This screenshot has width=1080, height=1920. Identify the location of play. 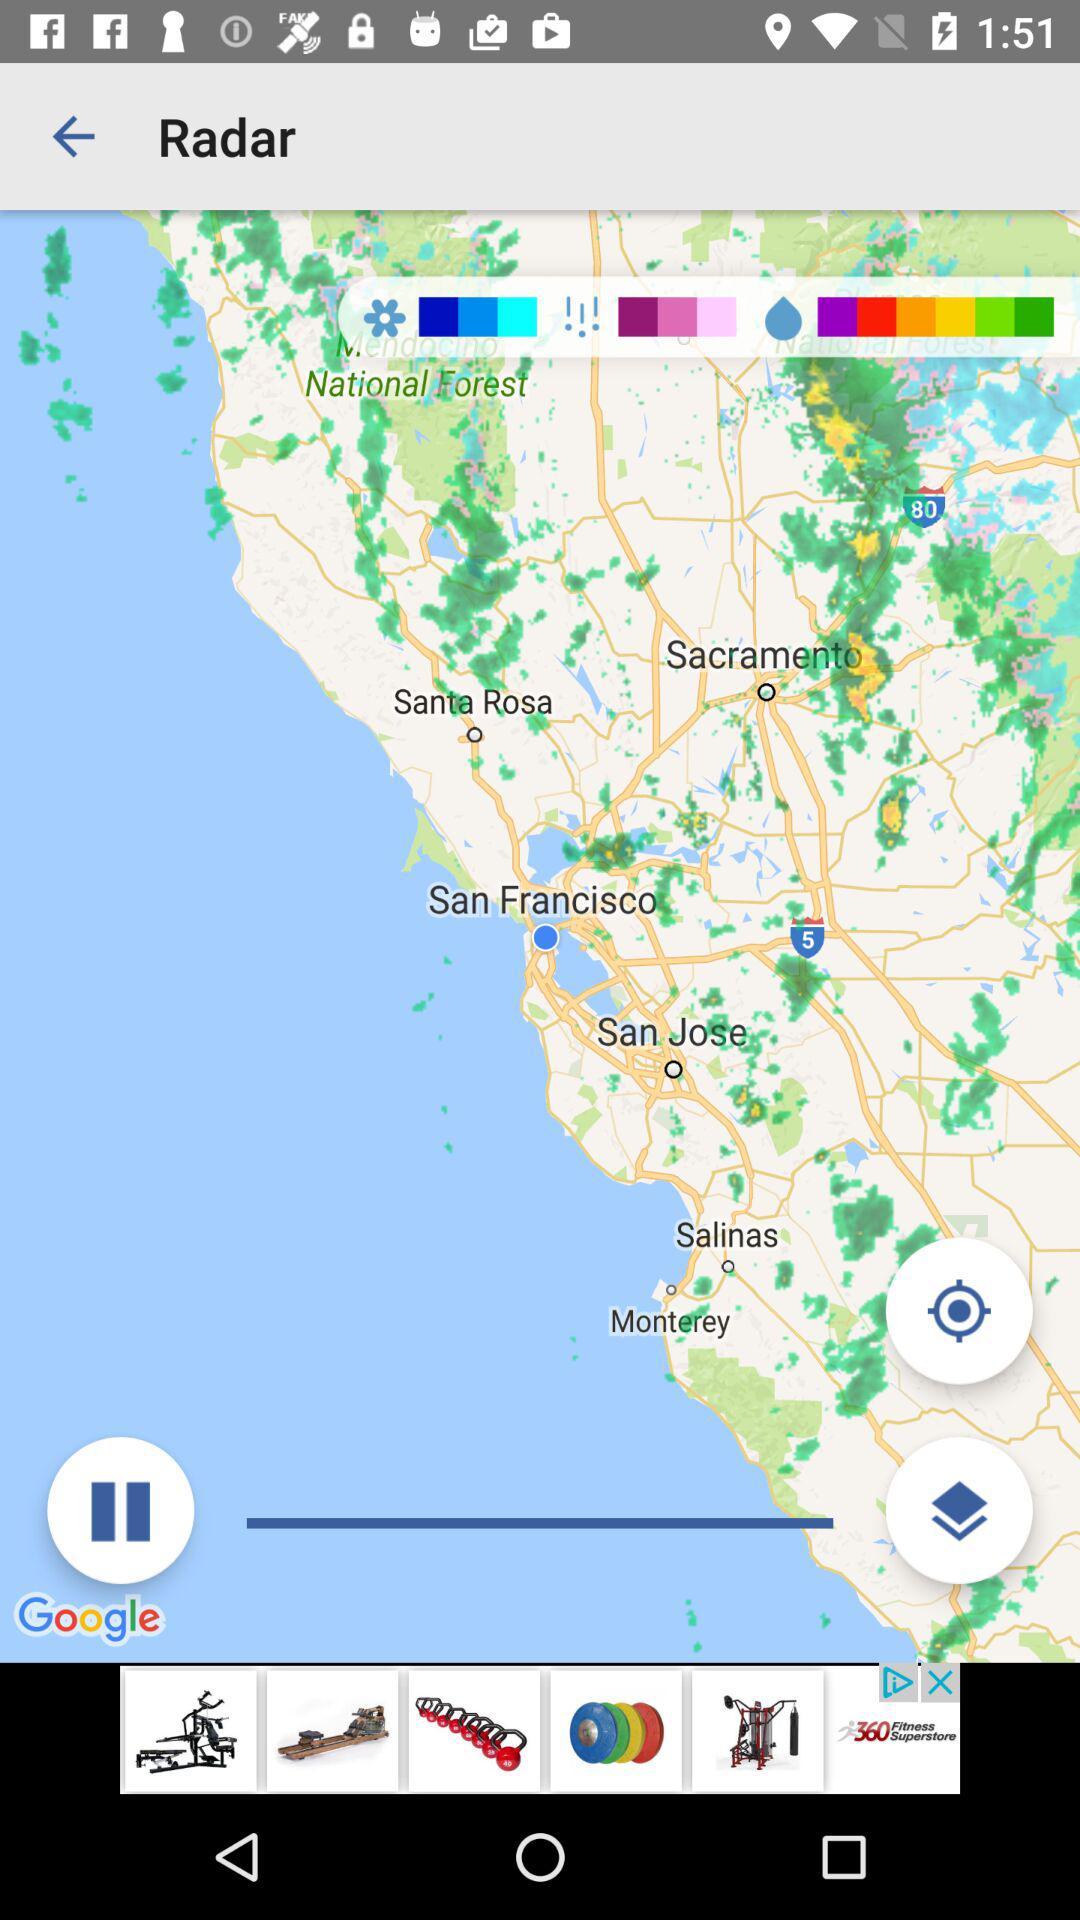
(120, 1510).